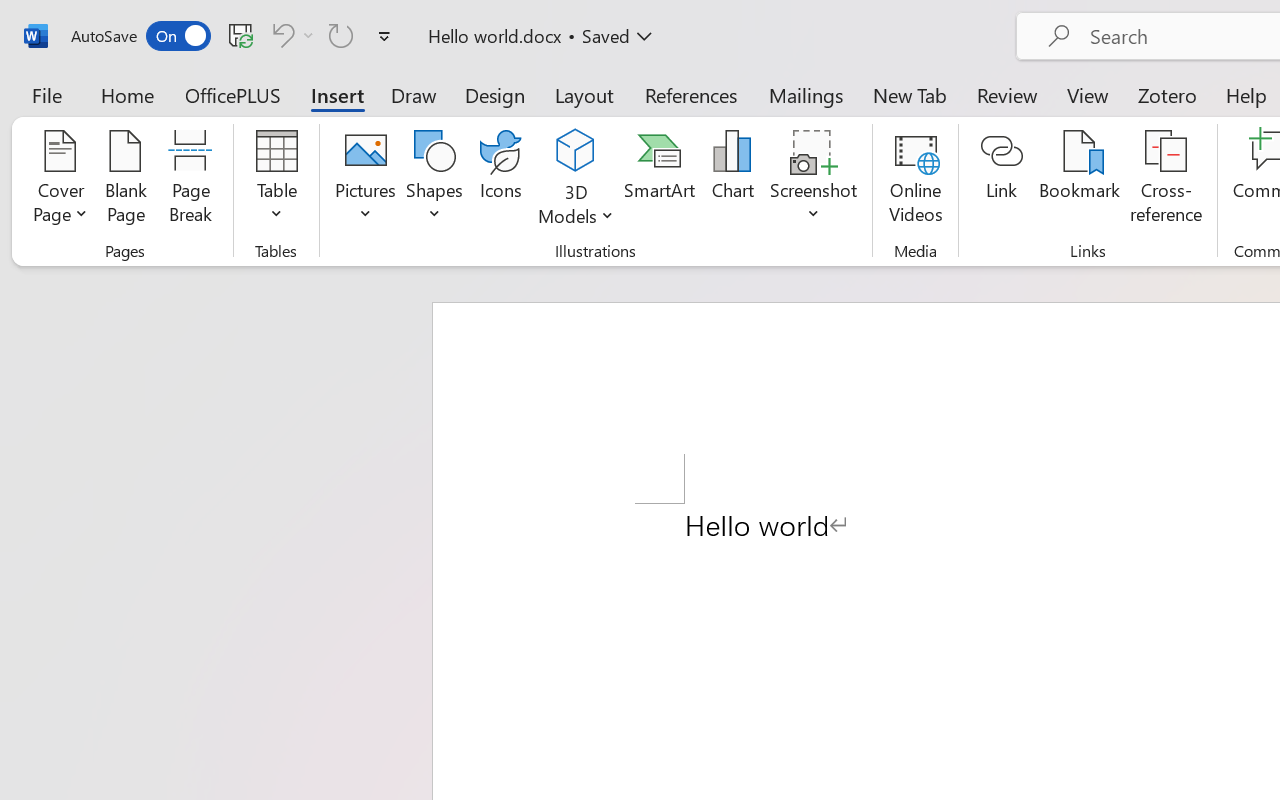 Image resolution: width=1280 pixels, height=800 pixels. I want to click on 'Can', so click(279, 34).